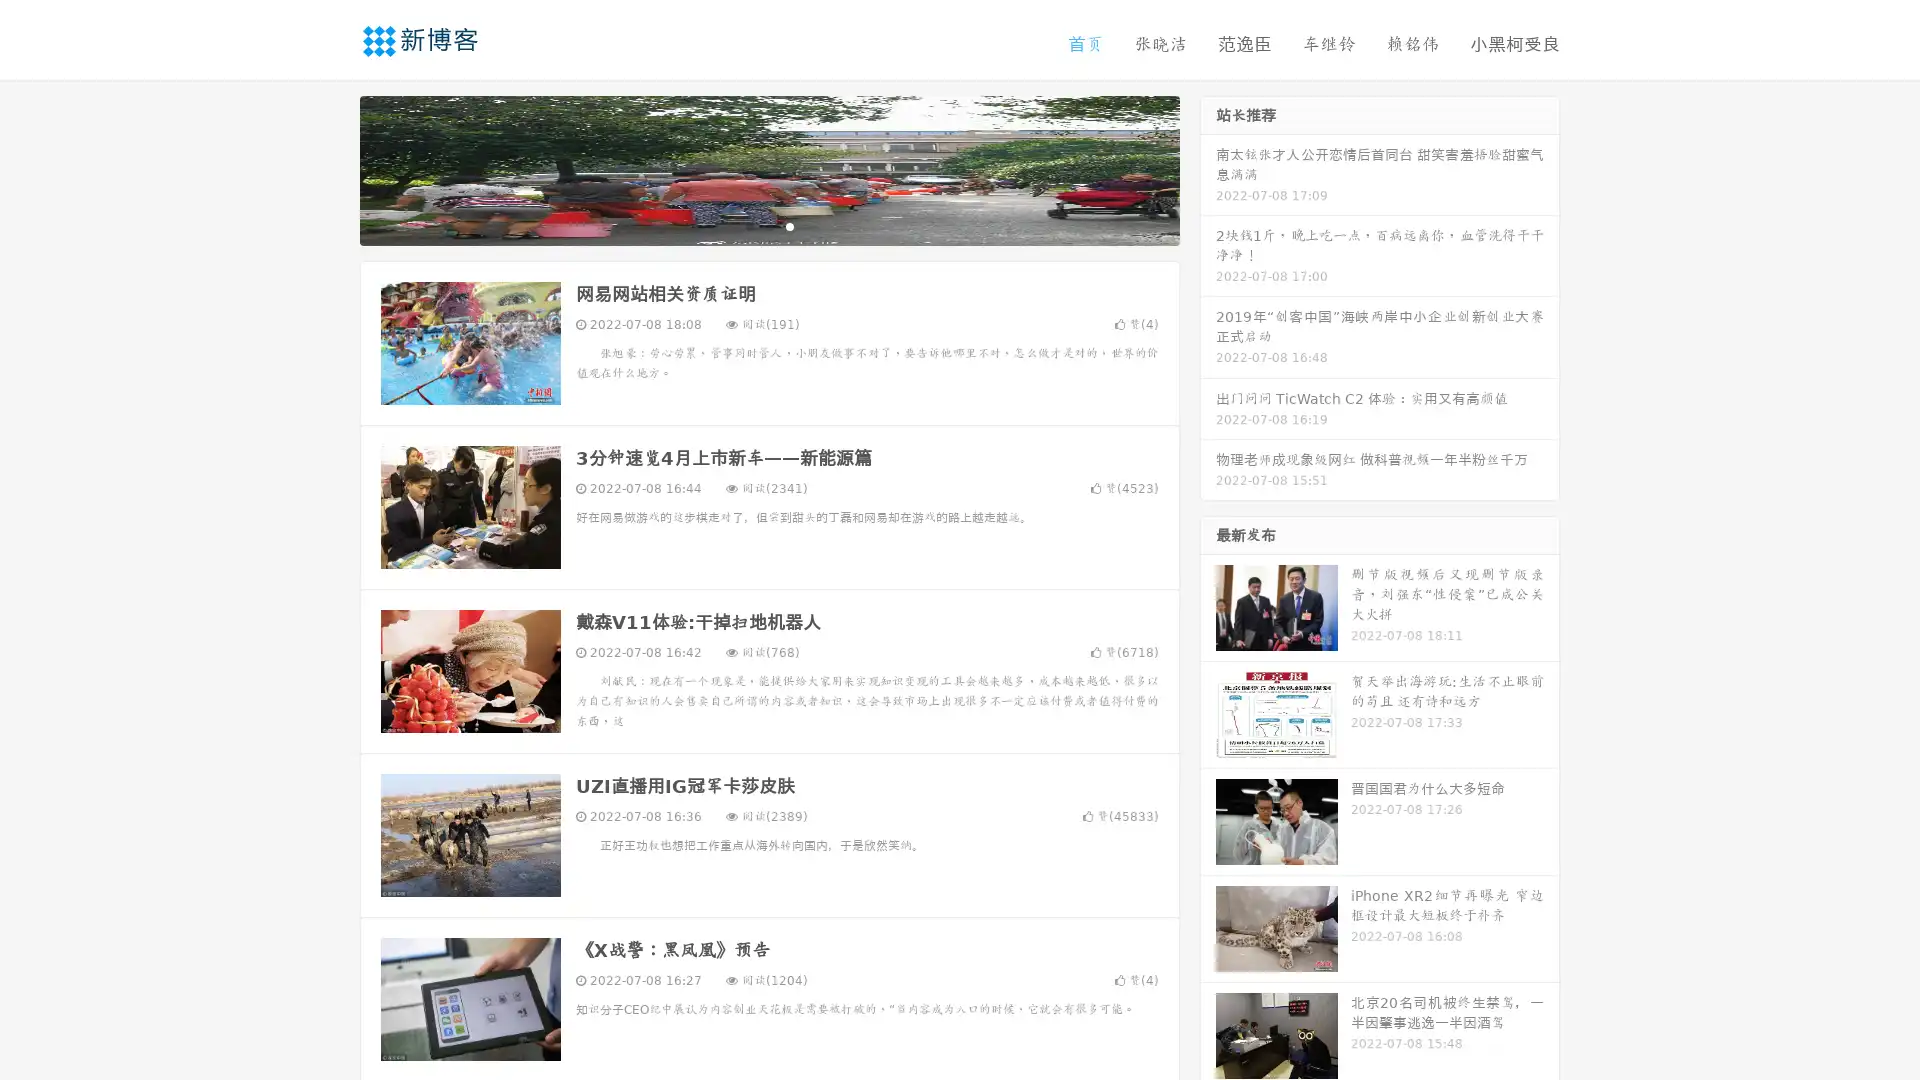  What do you see at coordinates (768, 225) in the screenshot?
I see `Go to slide 2` at bounding box center [768, 225].